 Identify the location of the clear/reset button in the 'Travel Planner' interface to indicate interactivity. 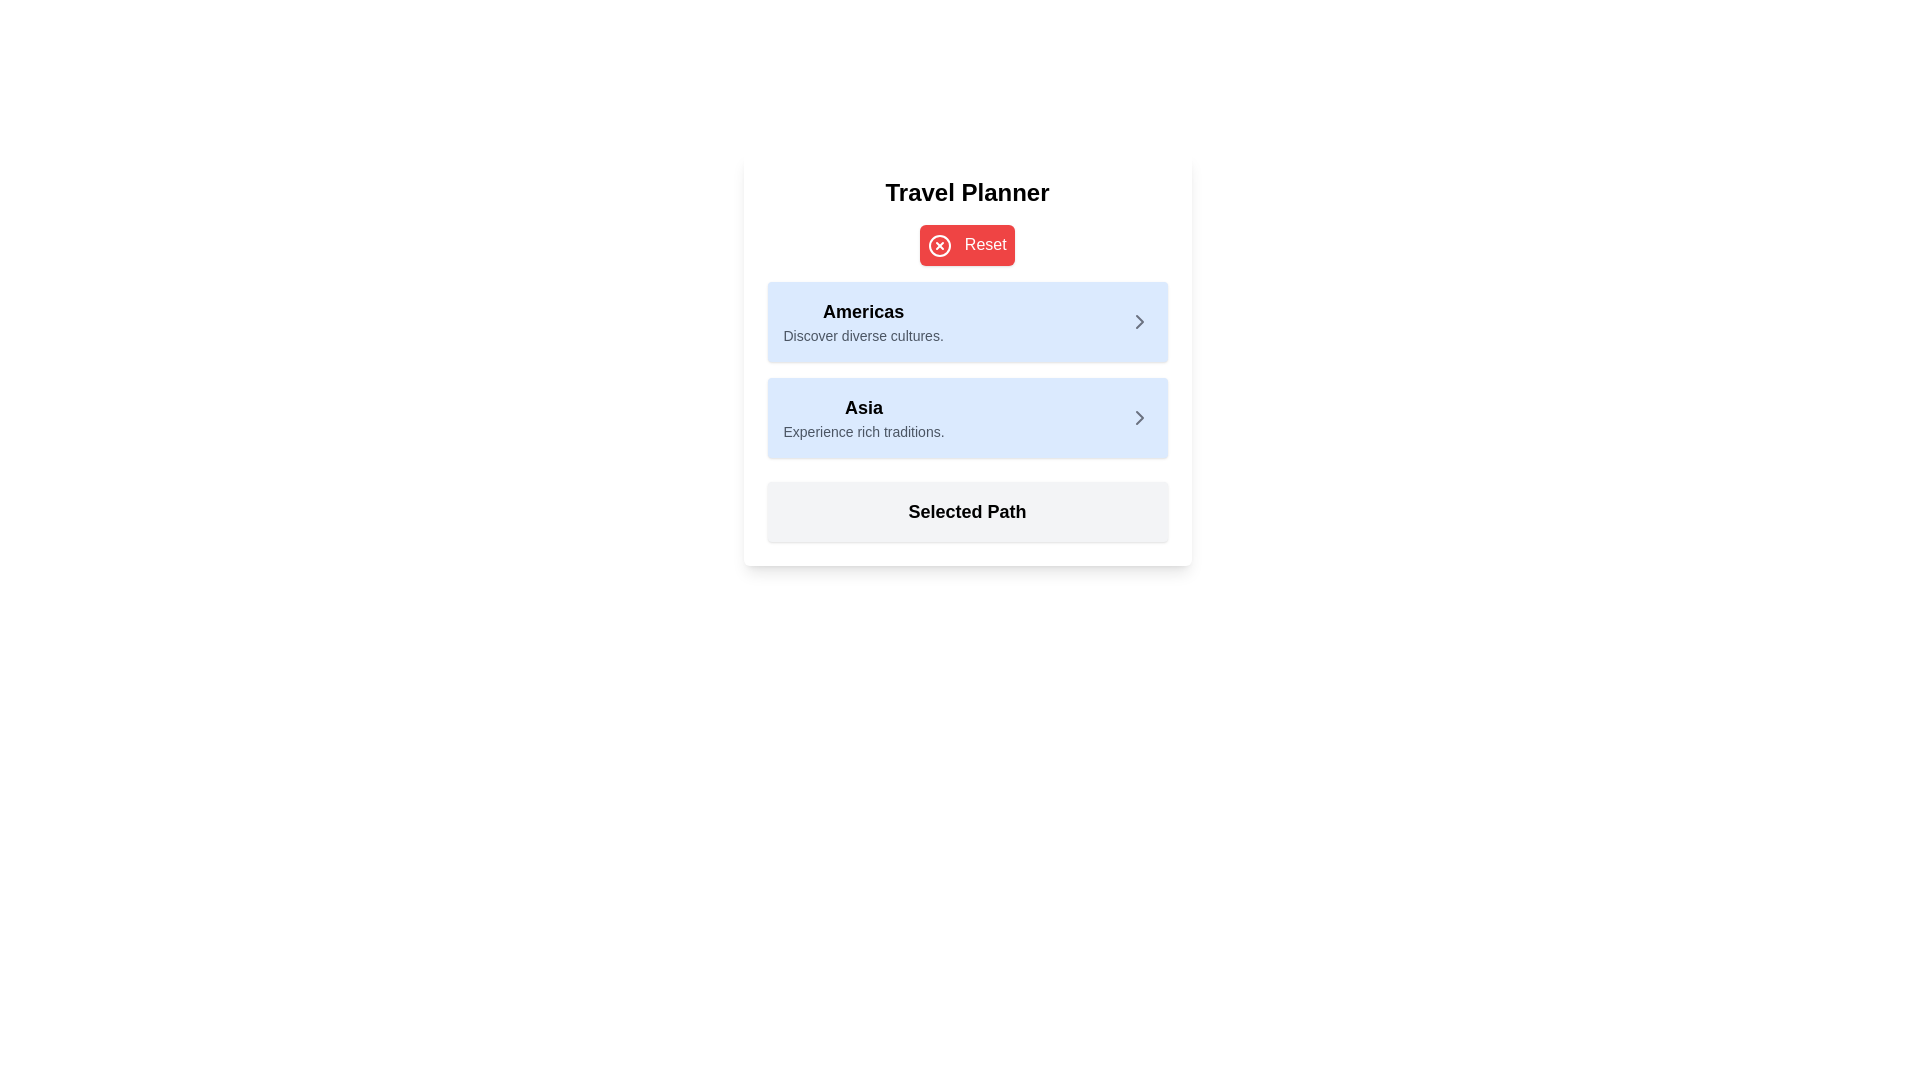
(967, 244).